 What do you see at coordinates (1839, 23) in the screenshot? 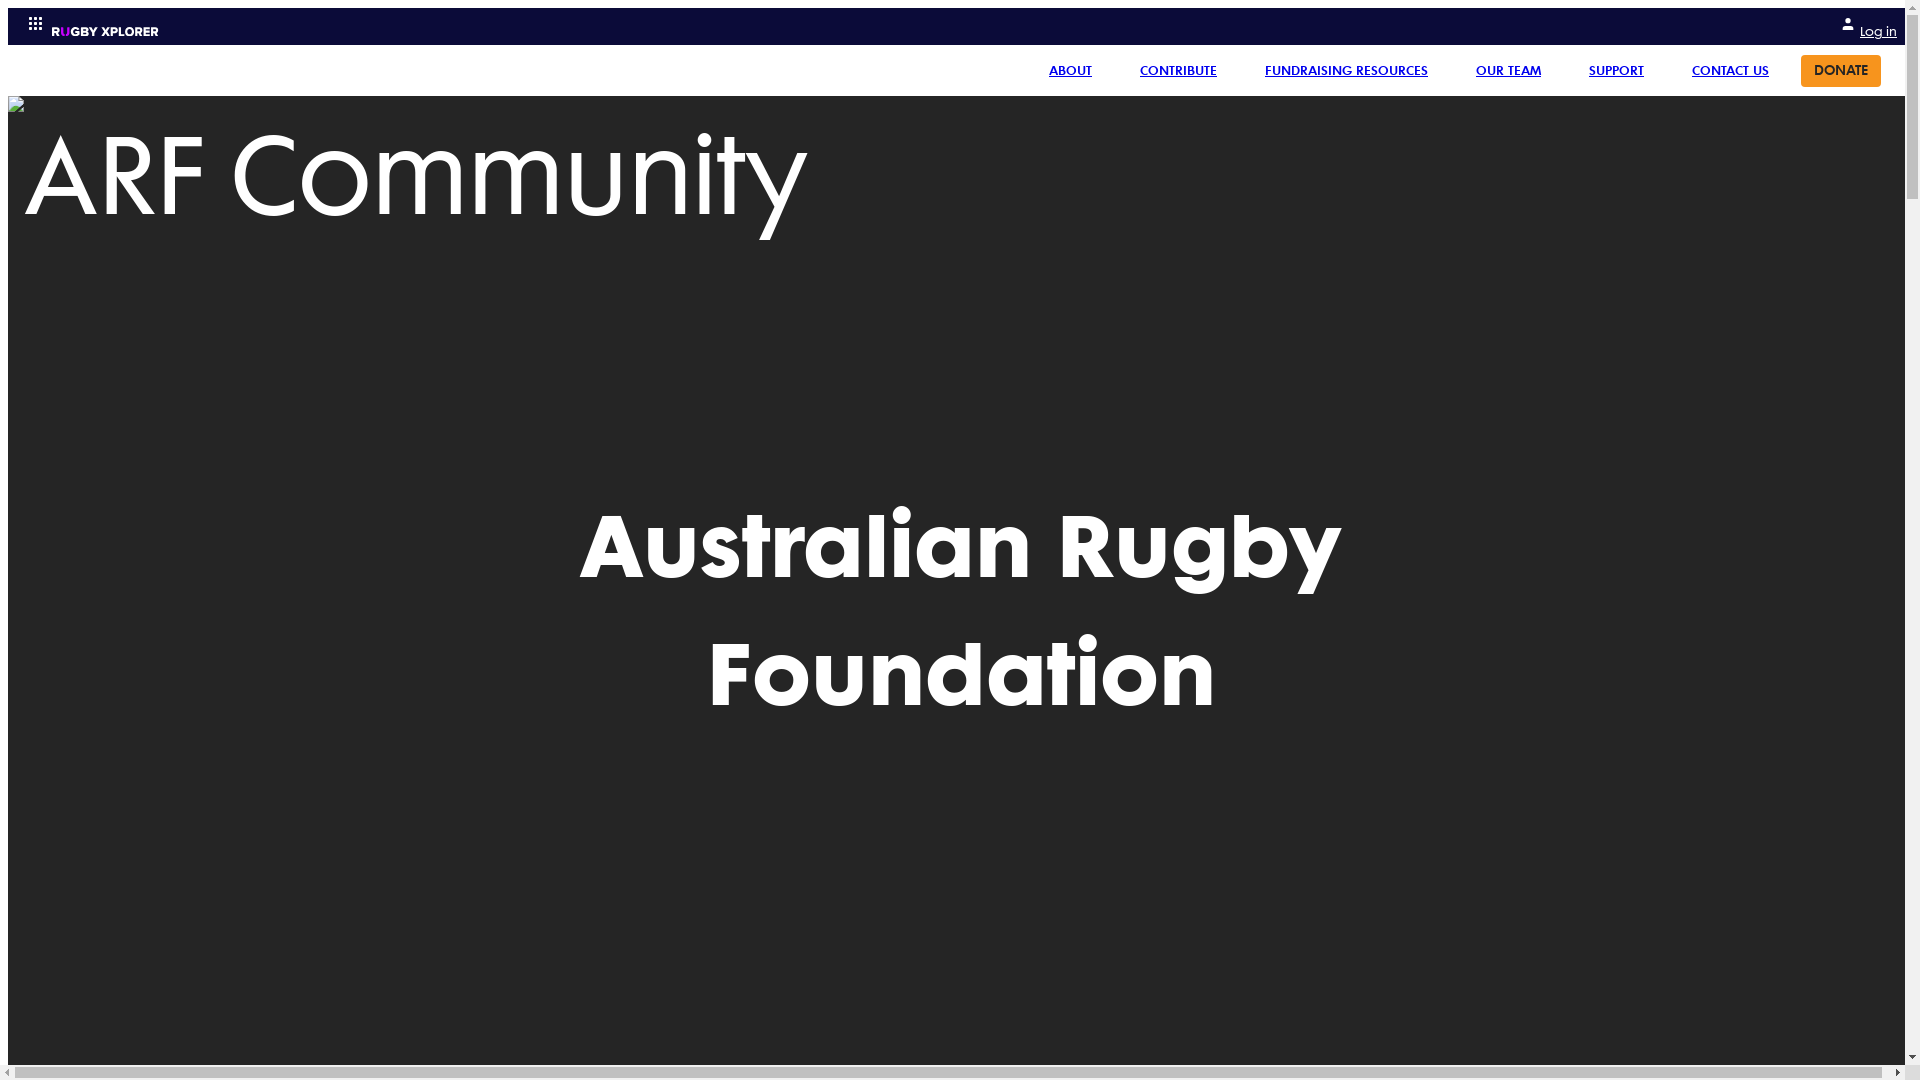
I see `'My Account'` at bounding box center [1839, 23].